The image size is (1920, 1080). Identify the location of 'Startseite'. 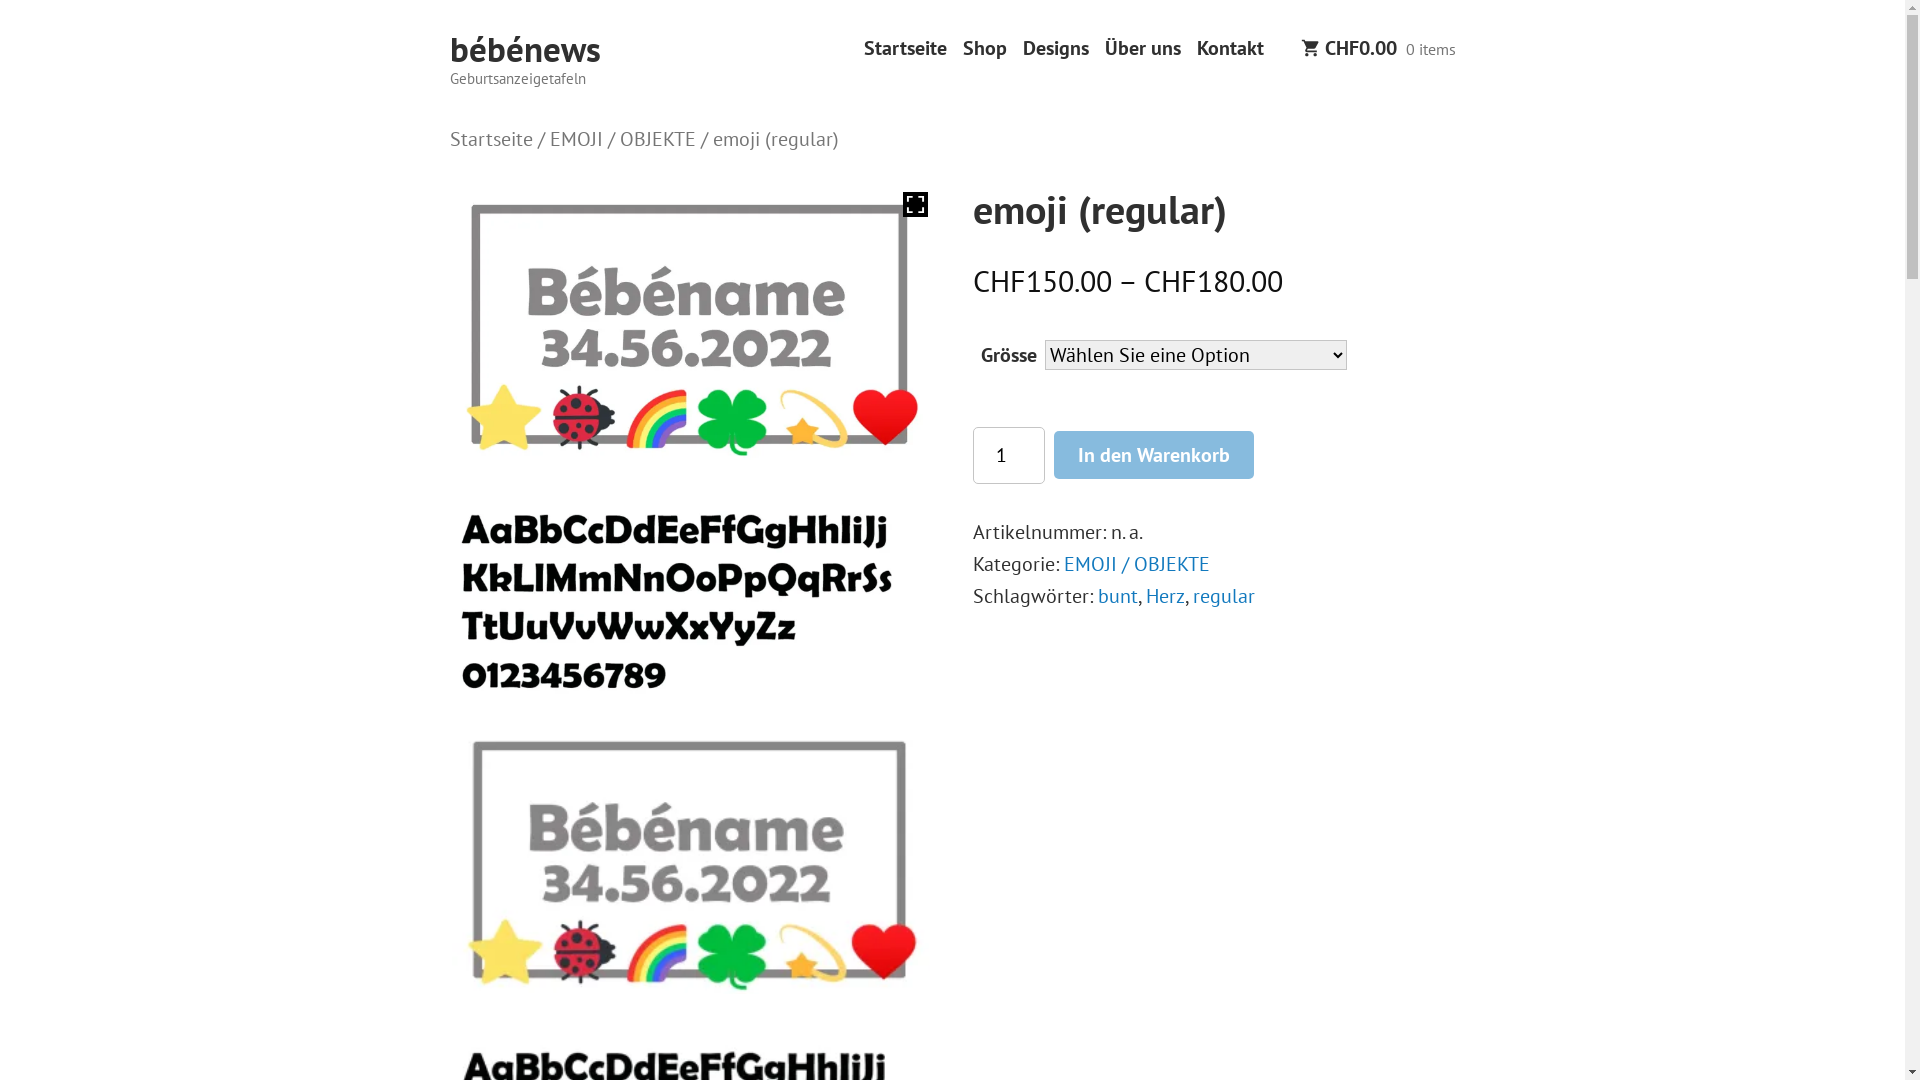
(491, 137).